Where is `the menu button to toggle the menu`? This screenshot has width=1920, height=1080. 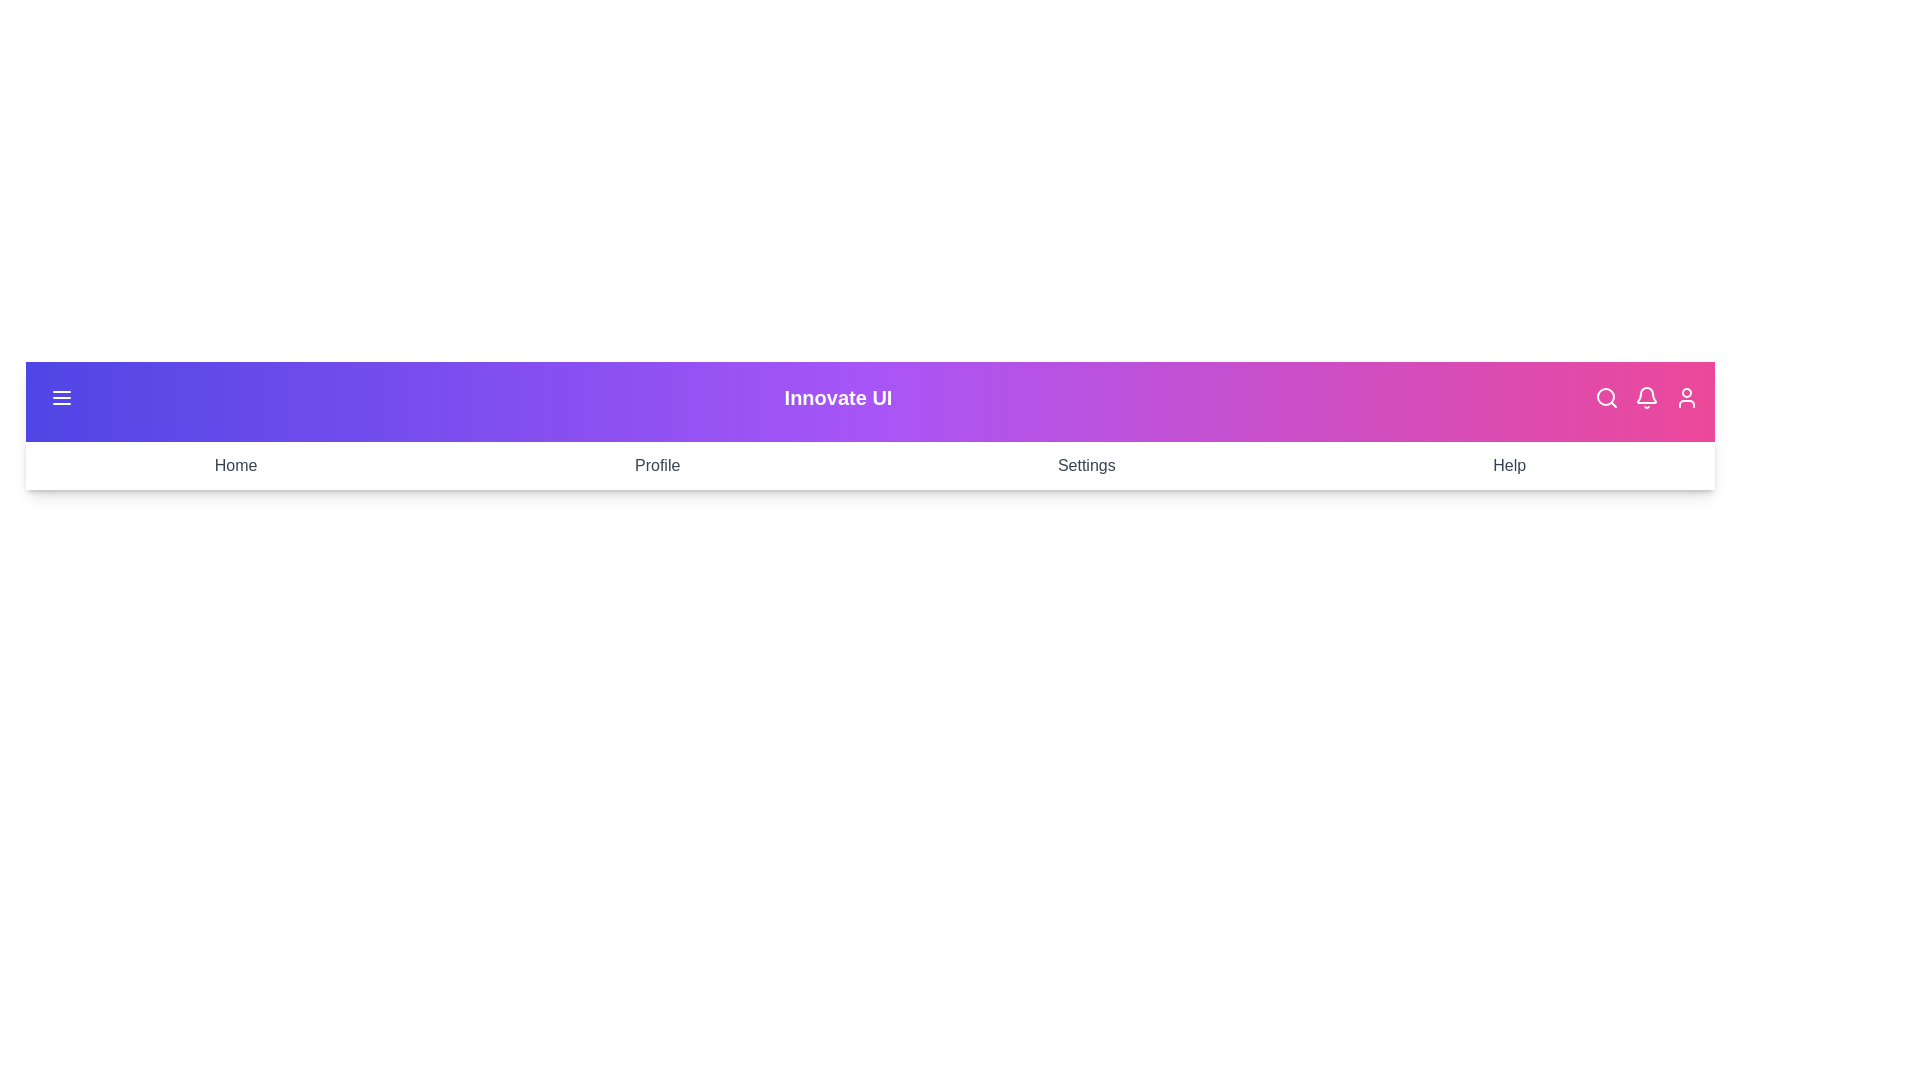 the menu button to toggle the menu is located at coordinates (62, 397).